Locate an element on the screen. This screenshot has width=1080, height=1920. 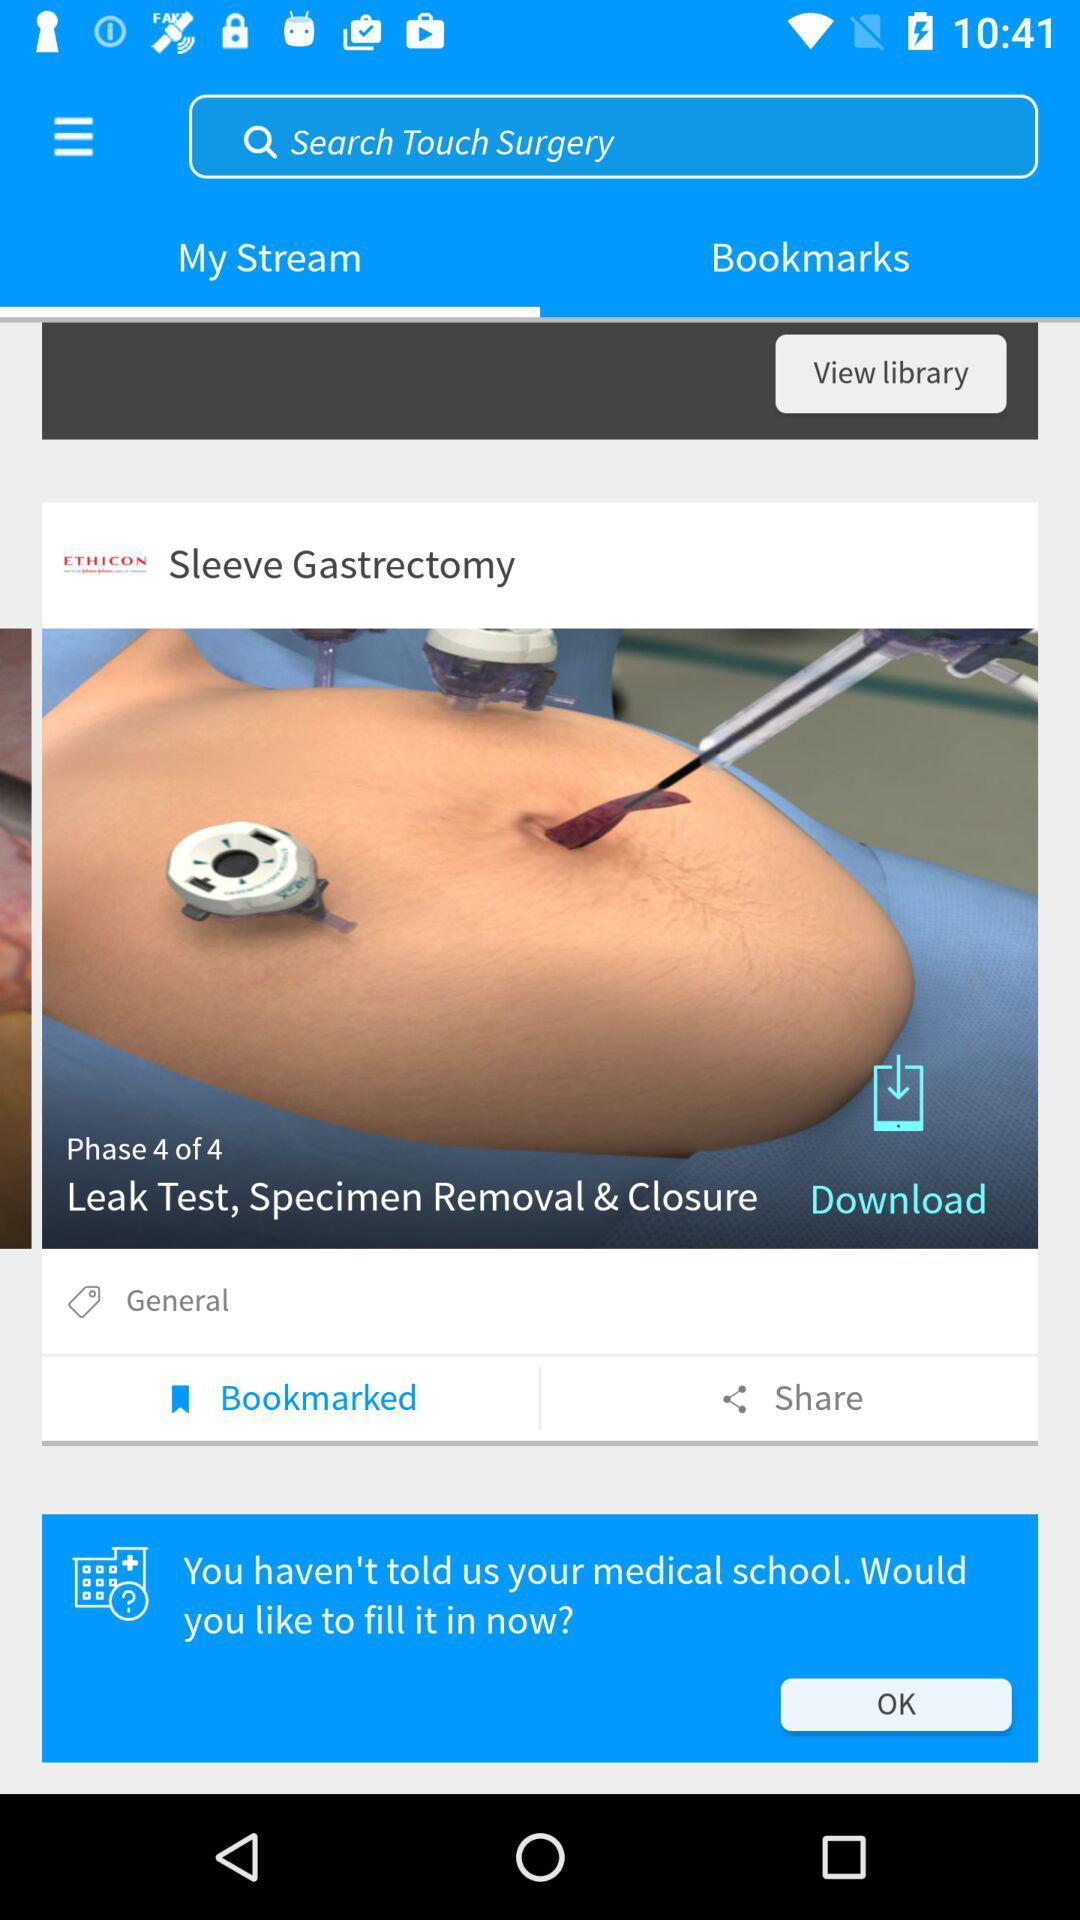
the item next to my stream is located at coordinates (72, 135).